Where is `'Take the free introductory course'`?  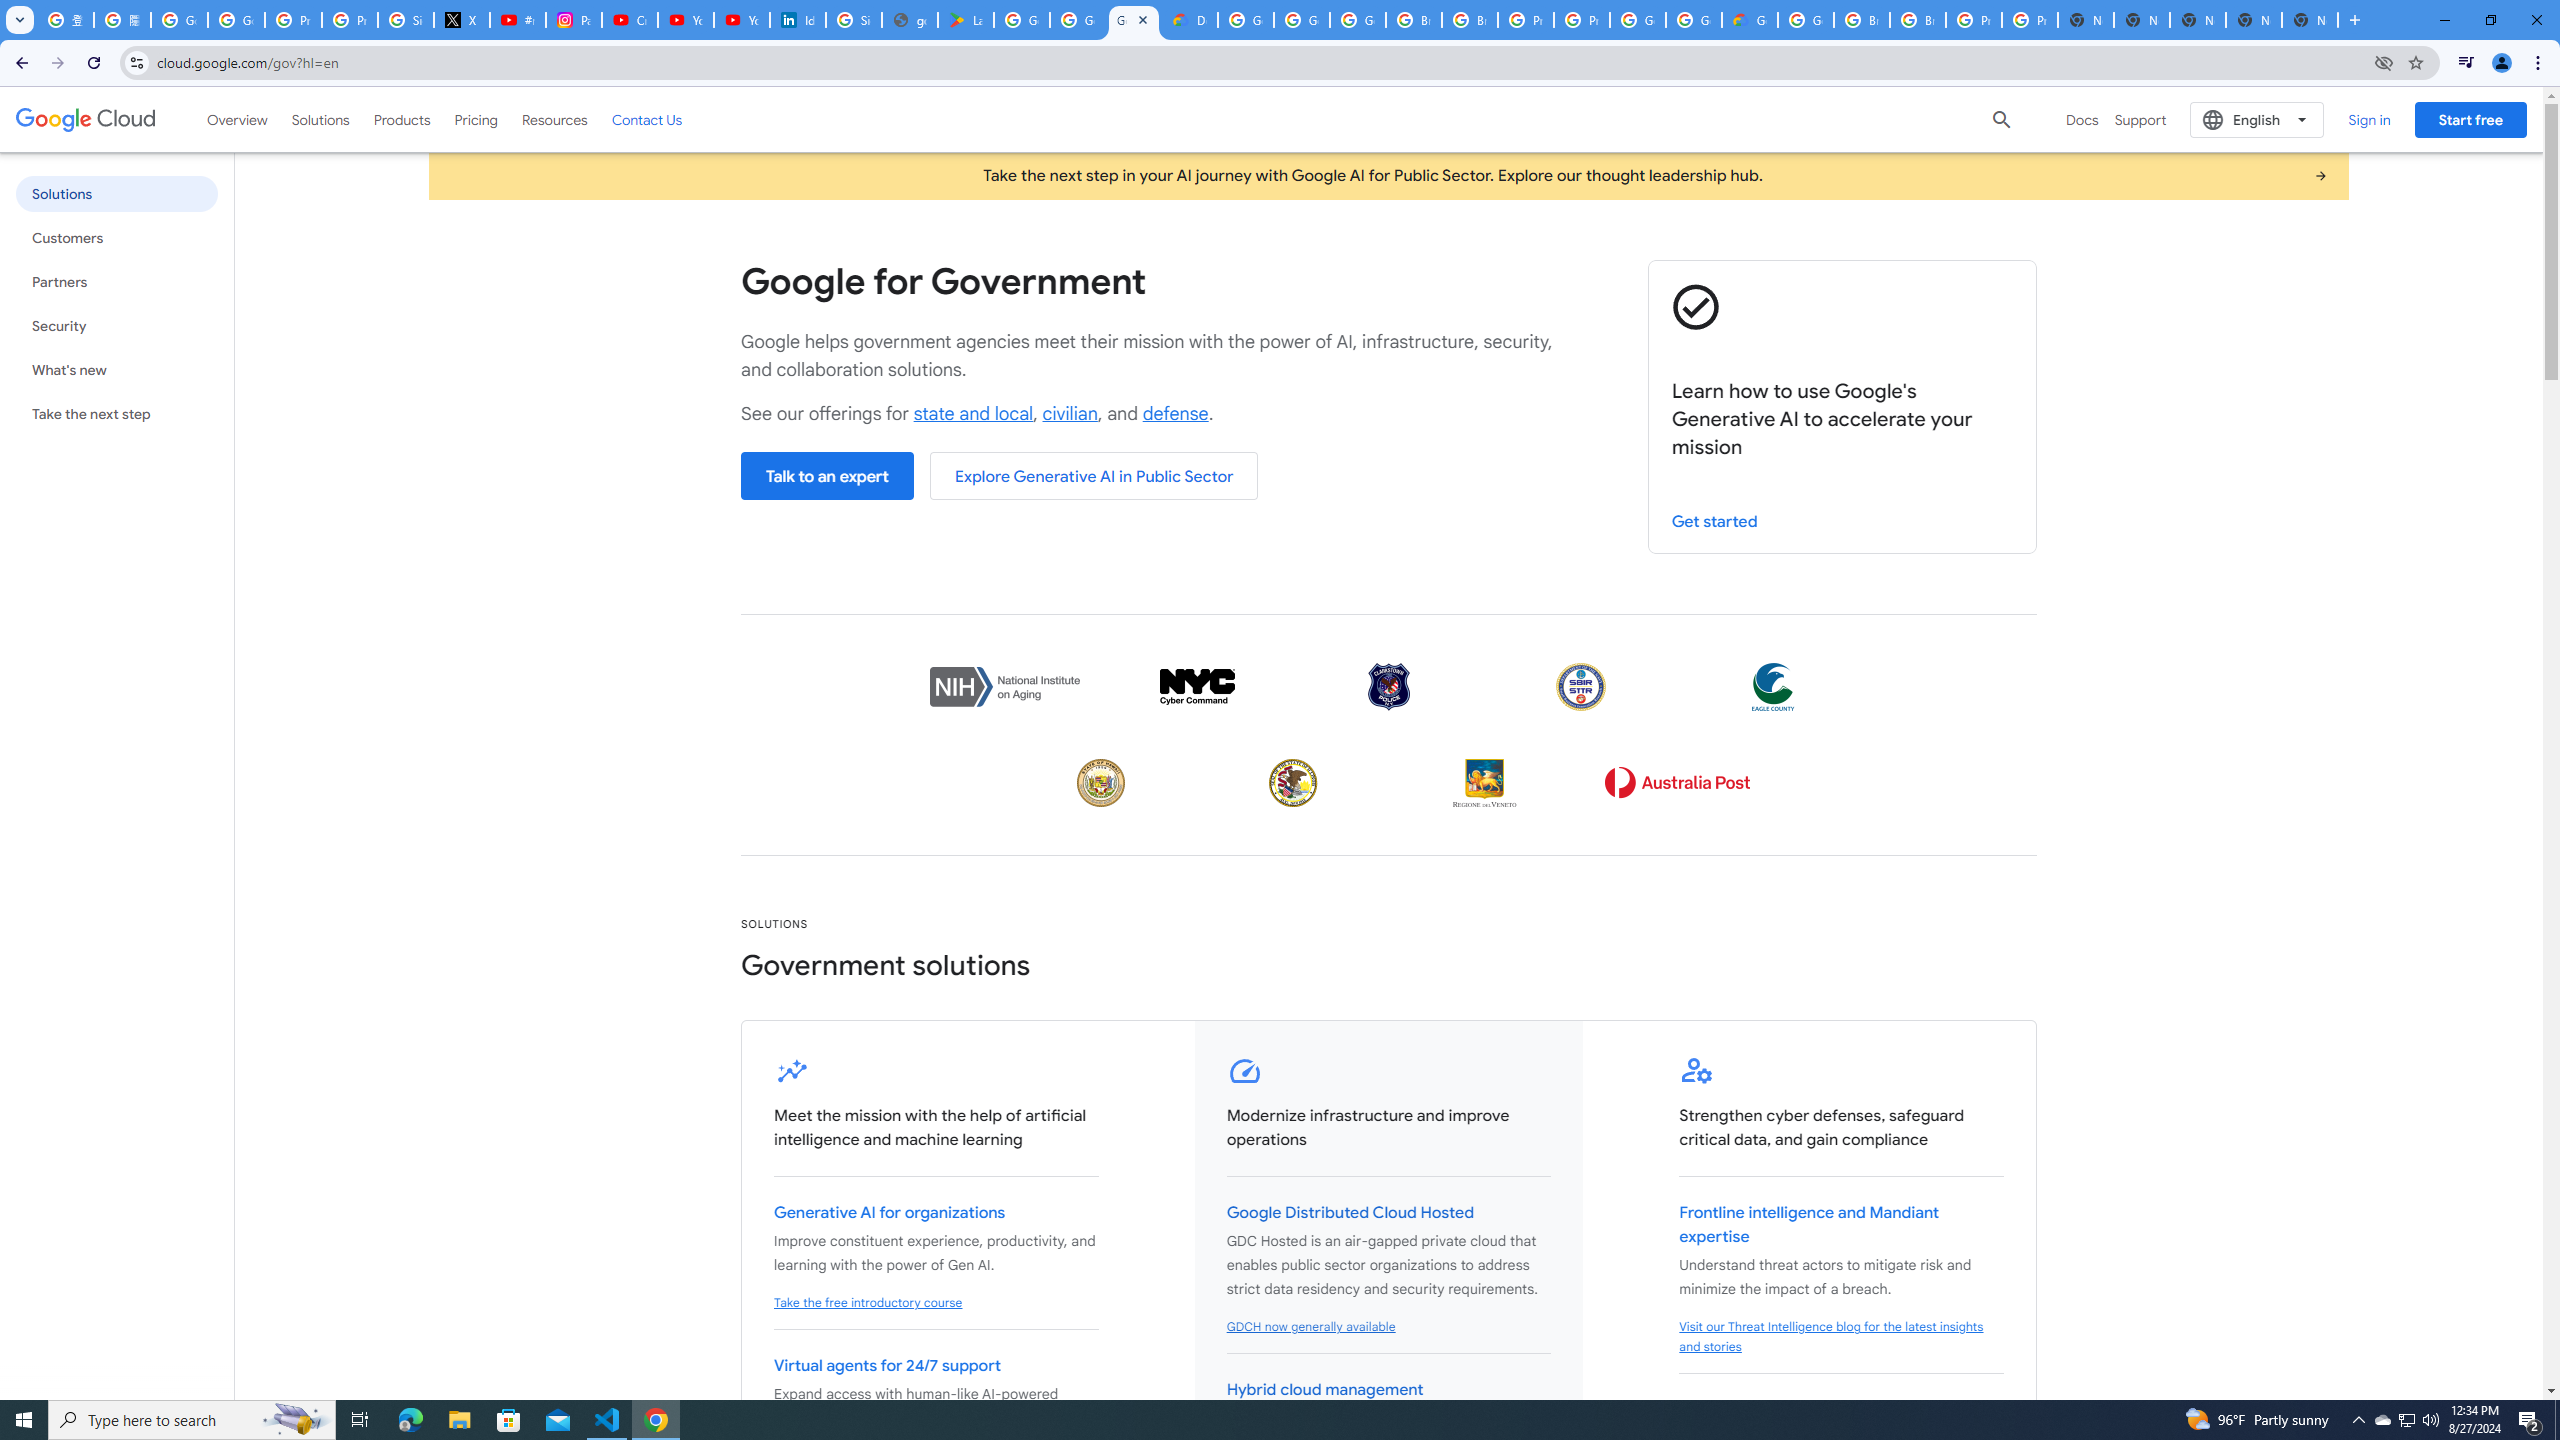
'Take the free introductory course' is located at coordinates (867, 1302).